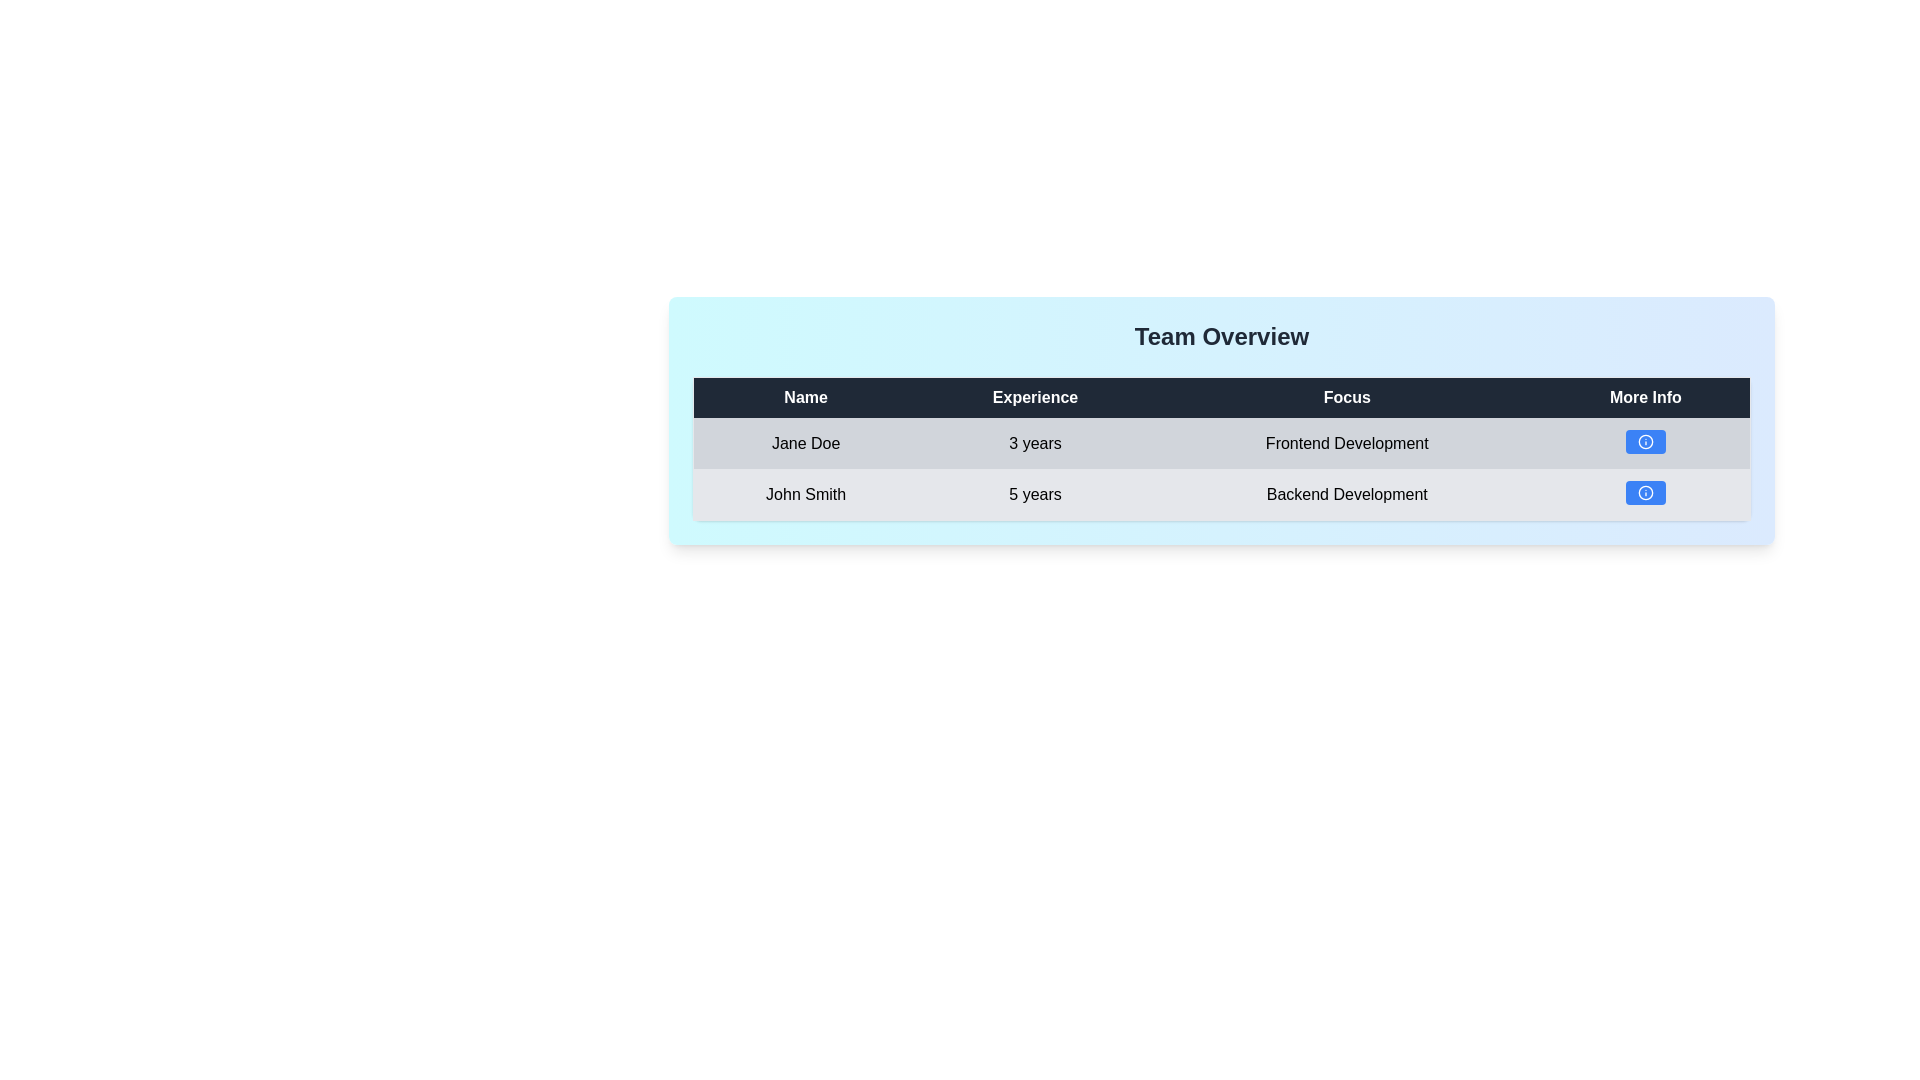 The image size is (1920, 1080). Describe the element at coordinates (1645, 493) in the screenshot. I see `the circular button with an embedded information icon located in the 'More Info' column of the table corresponding to the 'John Smith' row` at that location.